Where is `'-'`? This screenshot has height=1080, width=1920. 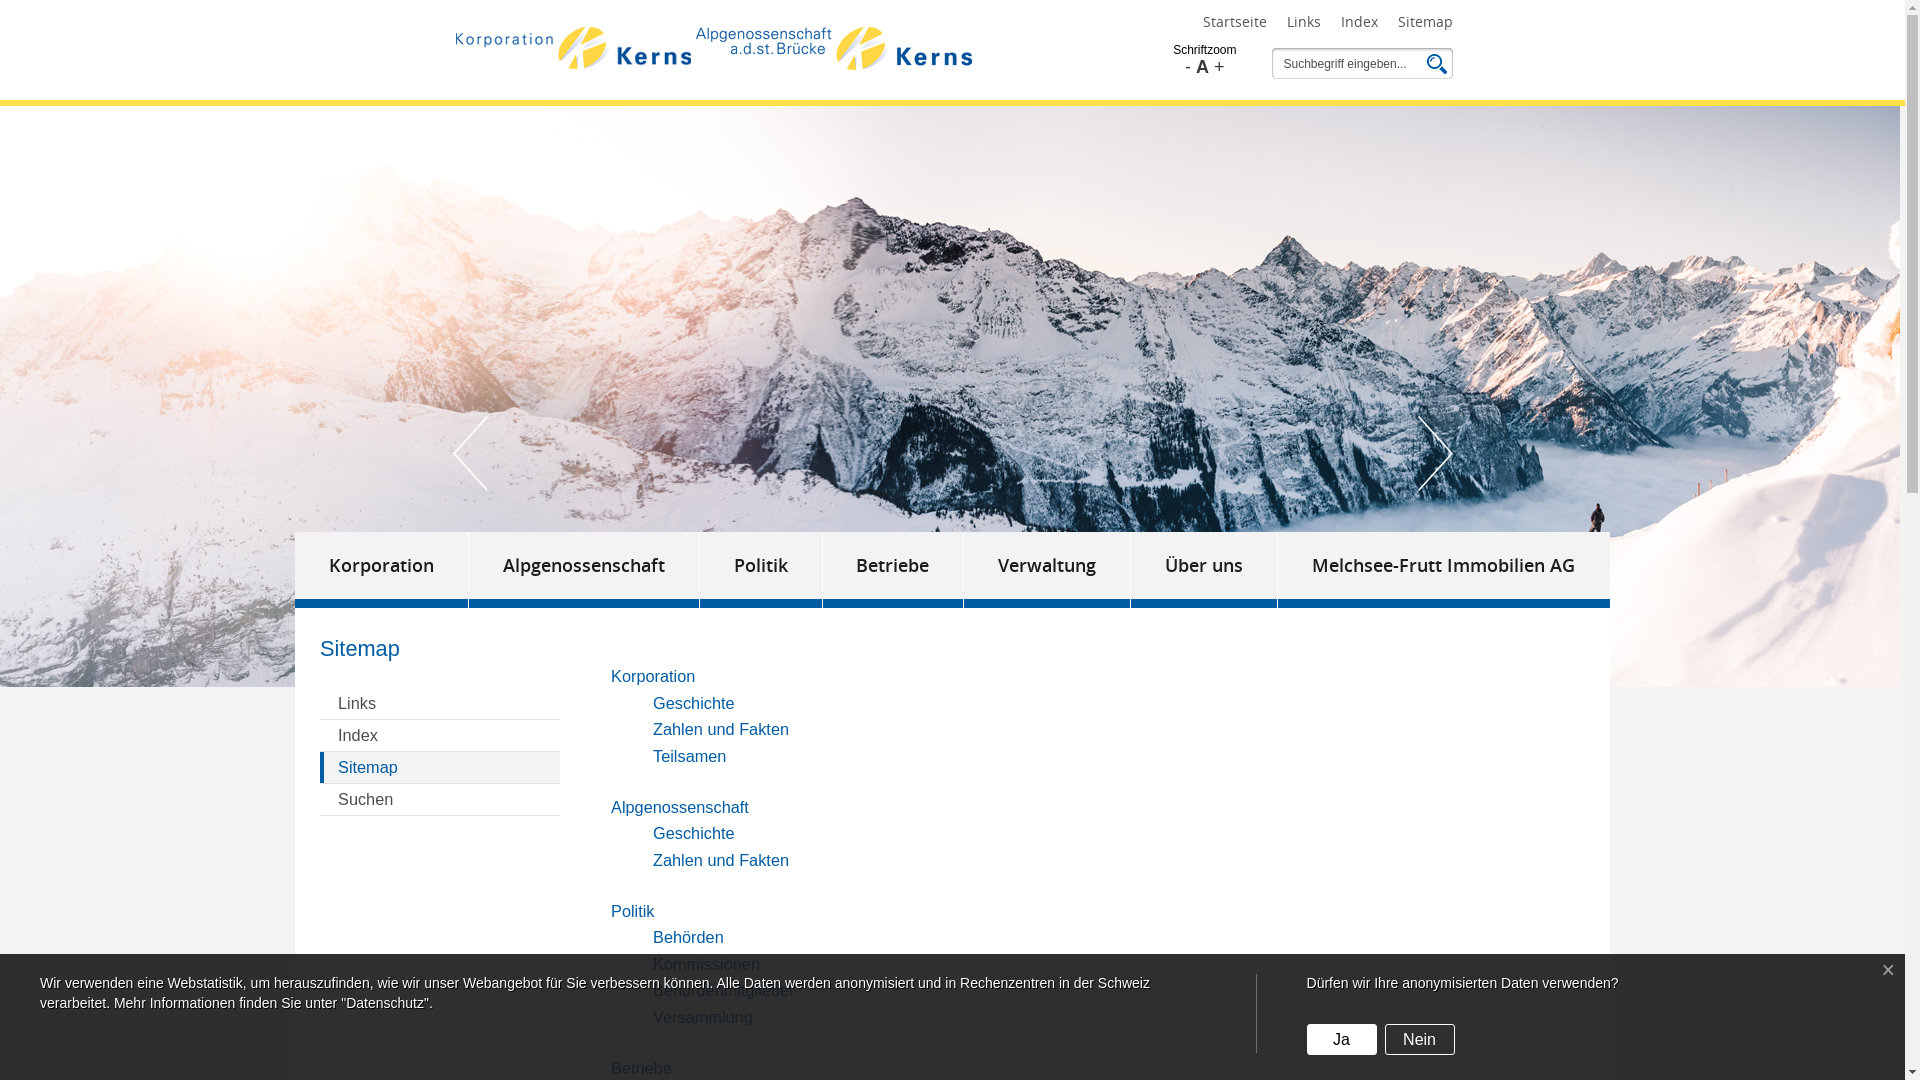
'-' is located at coordinates (1188, 65).